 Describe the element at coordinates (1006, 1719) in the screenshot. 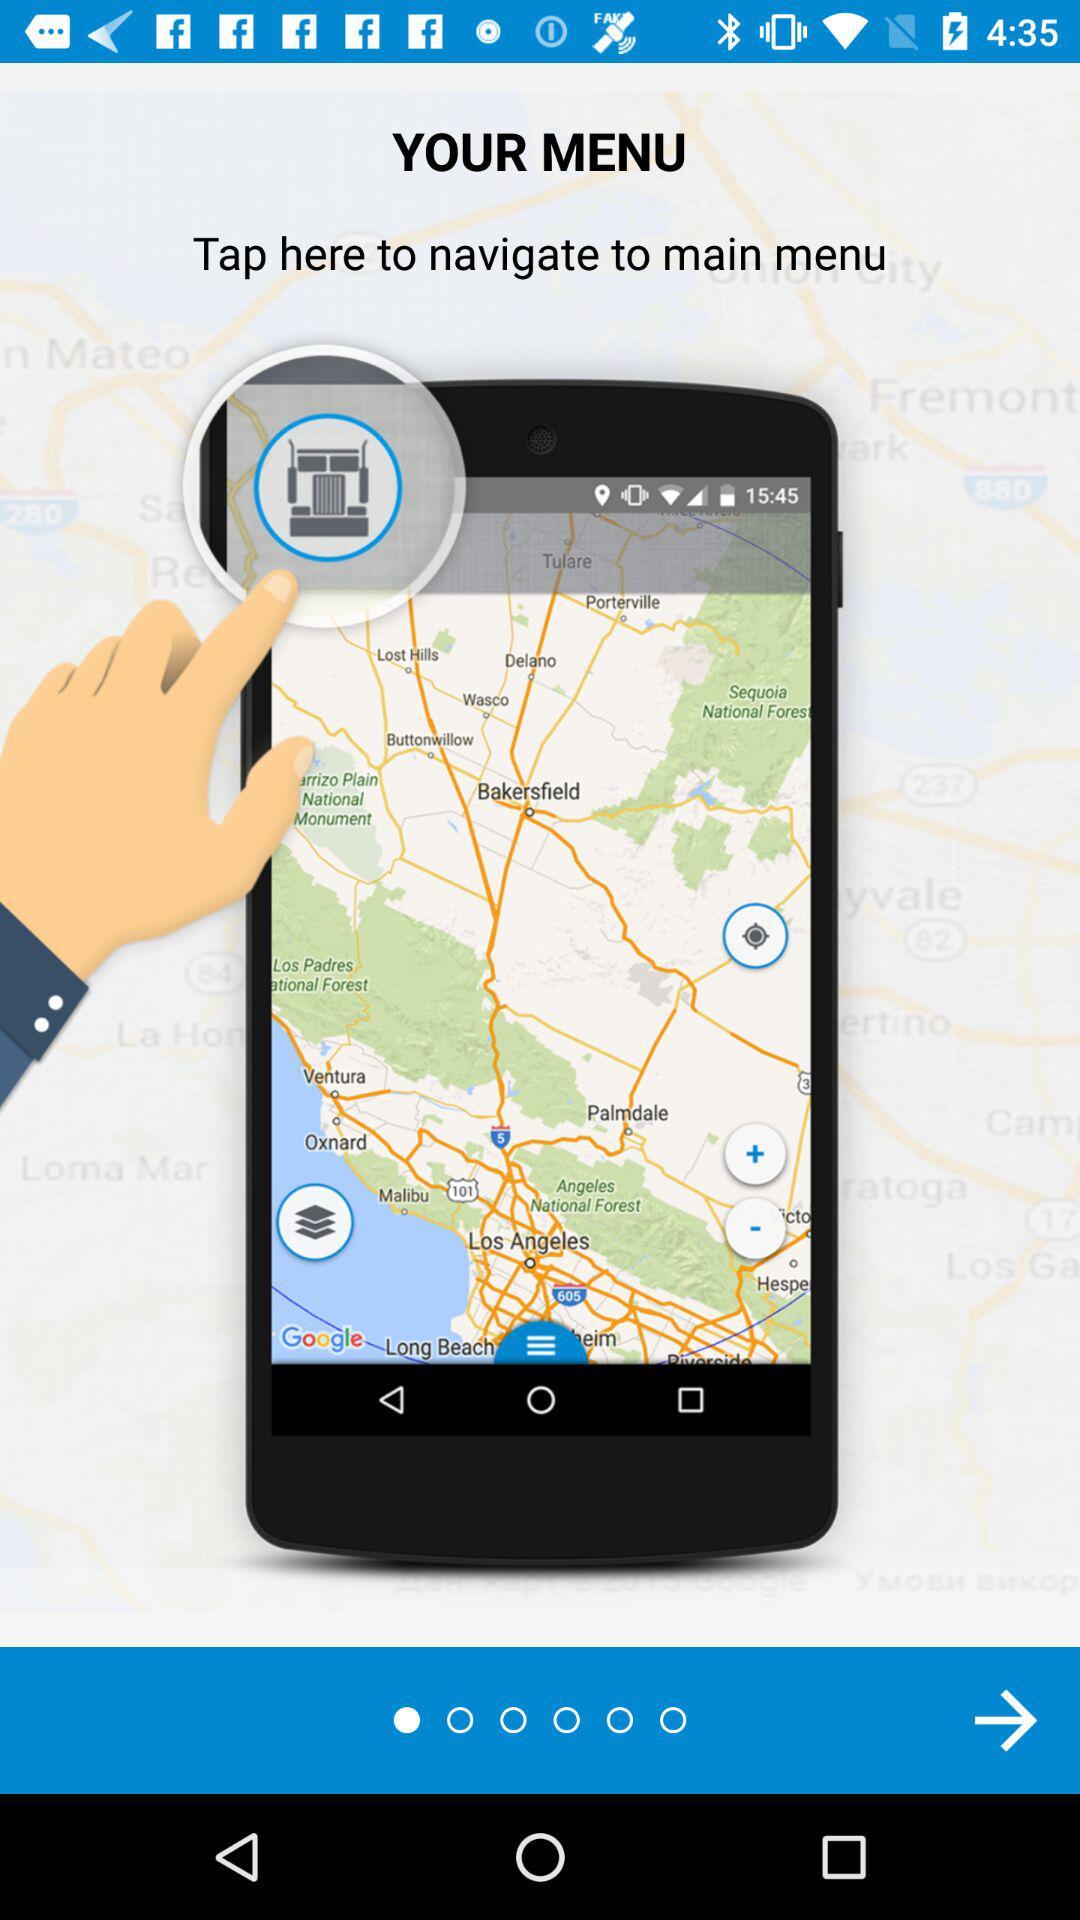

I see `the icon at the bottom right corner` at that location.